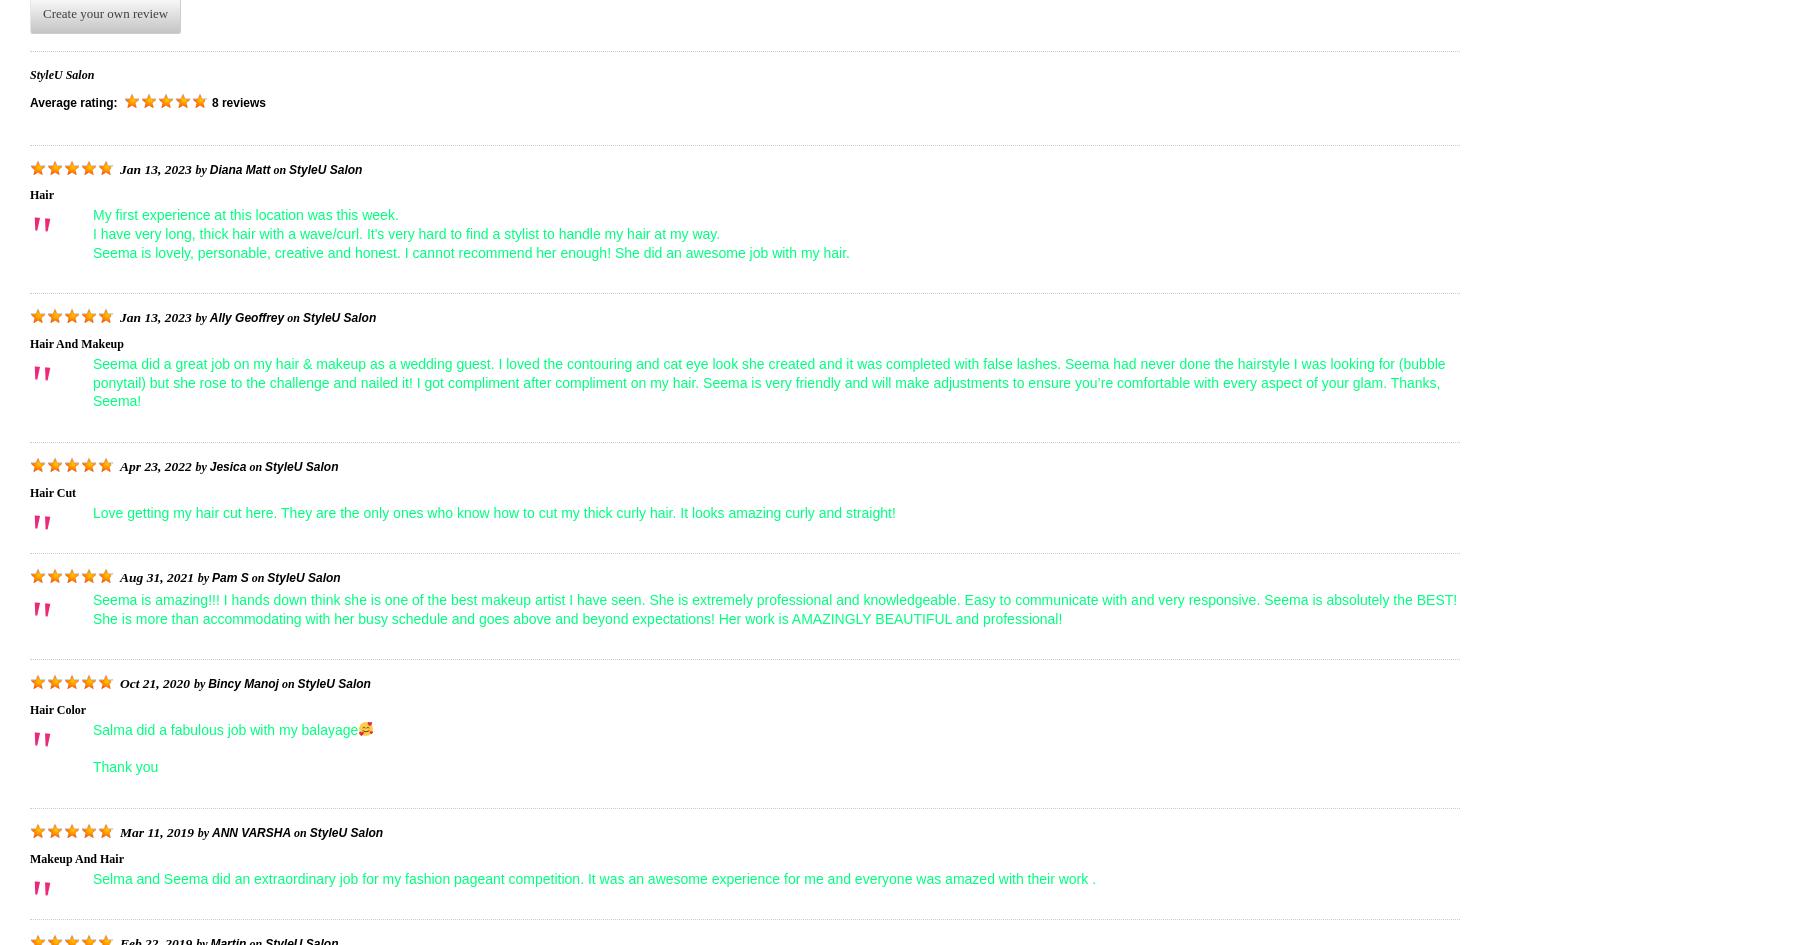  Describe the element at coordinates (211, 831) in the screenshot. I see `'ANN VARSHA'` at that location.